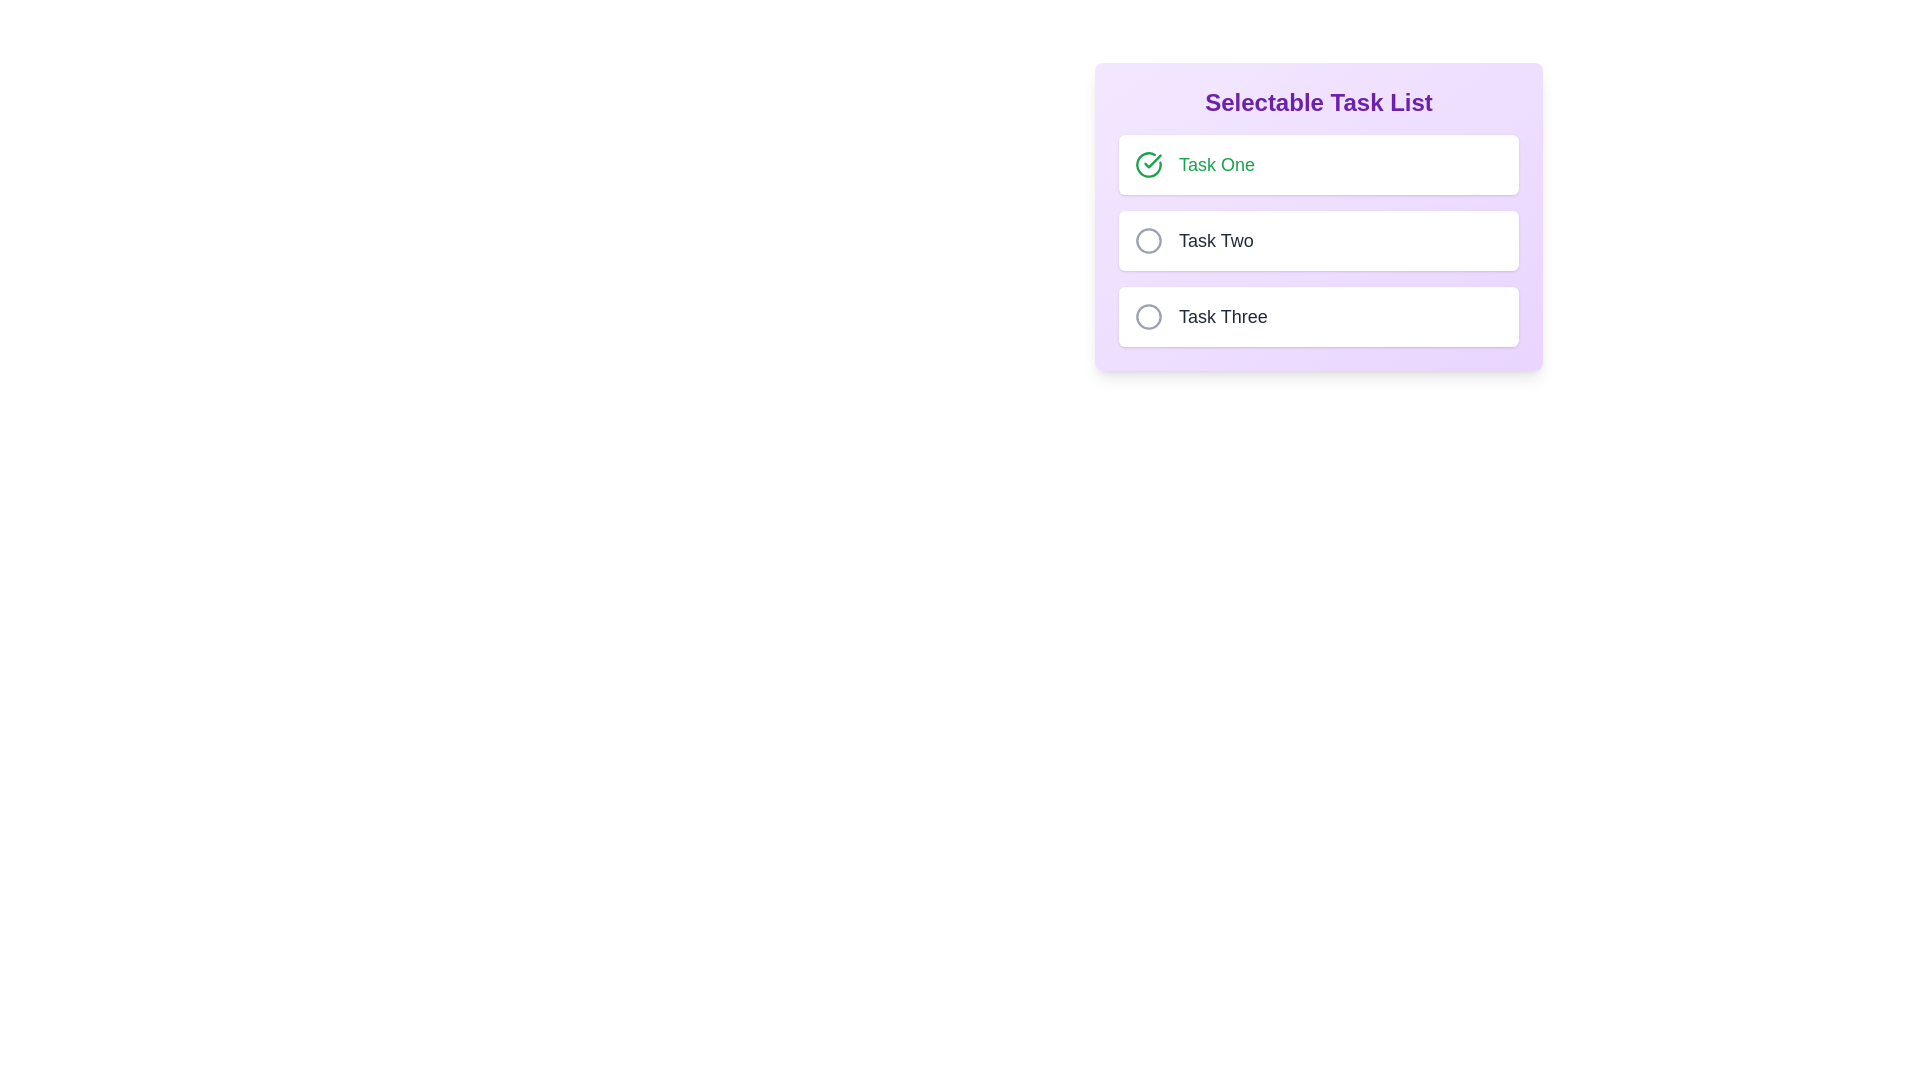 This screenshot has width=1920, height=1080. I want to click on the completed task icon representing 'Task One' in the task list, which is positioned to the left of the text 'Task One', so click(1148, 164).